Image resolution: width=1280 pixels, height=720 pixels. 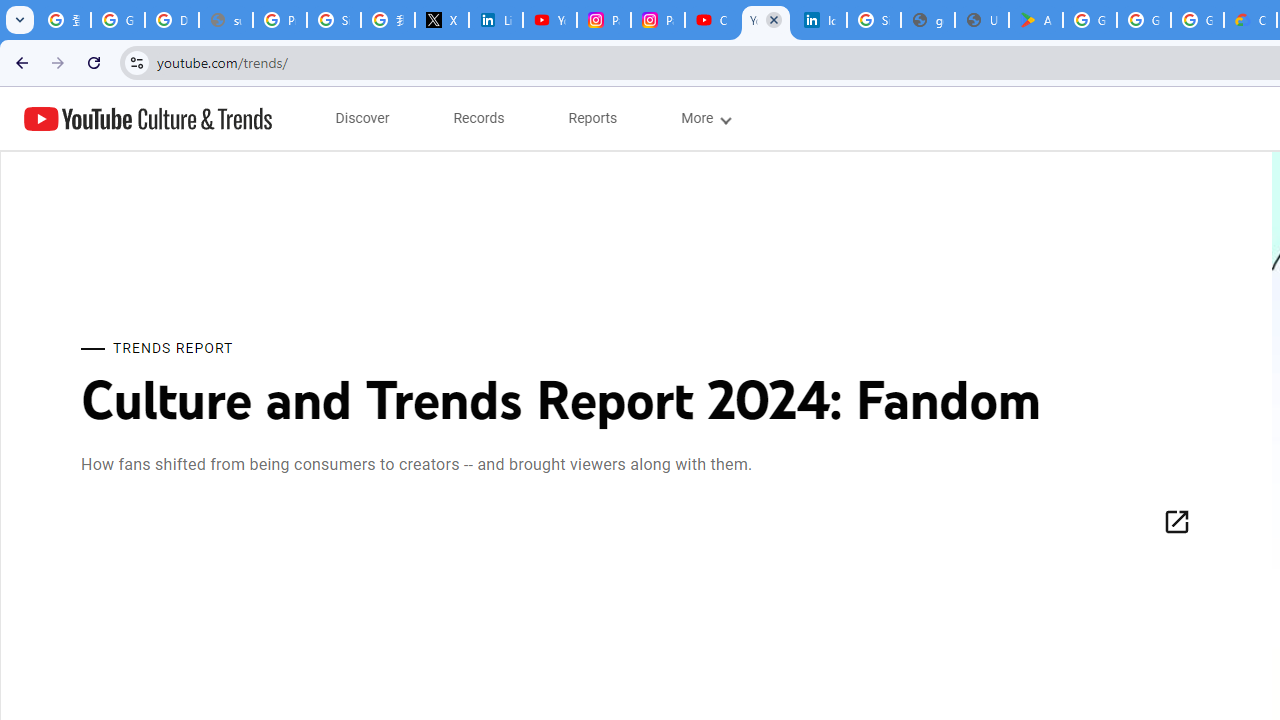 What do you see at coordinates (1036, 20) in the screenshot?
I see `'Android Apps on Google Play'` at bounding box center [1036, 20].